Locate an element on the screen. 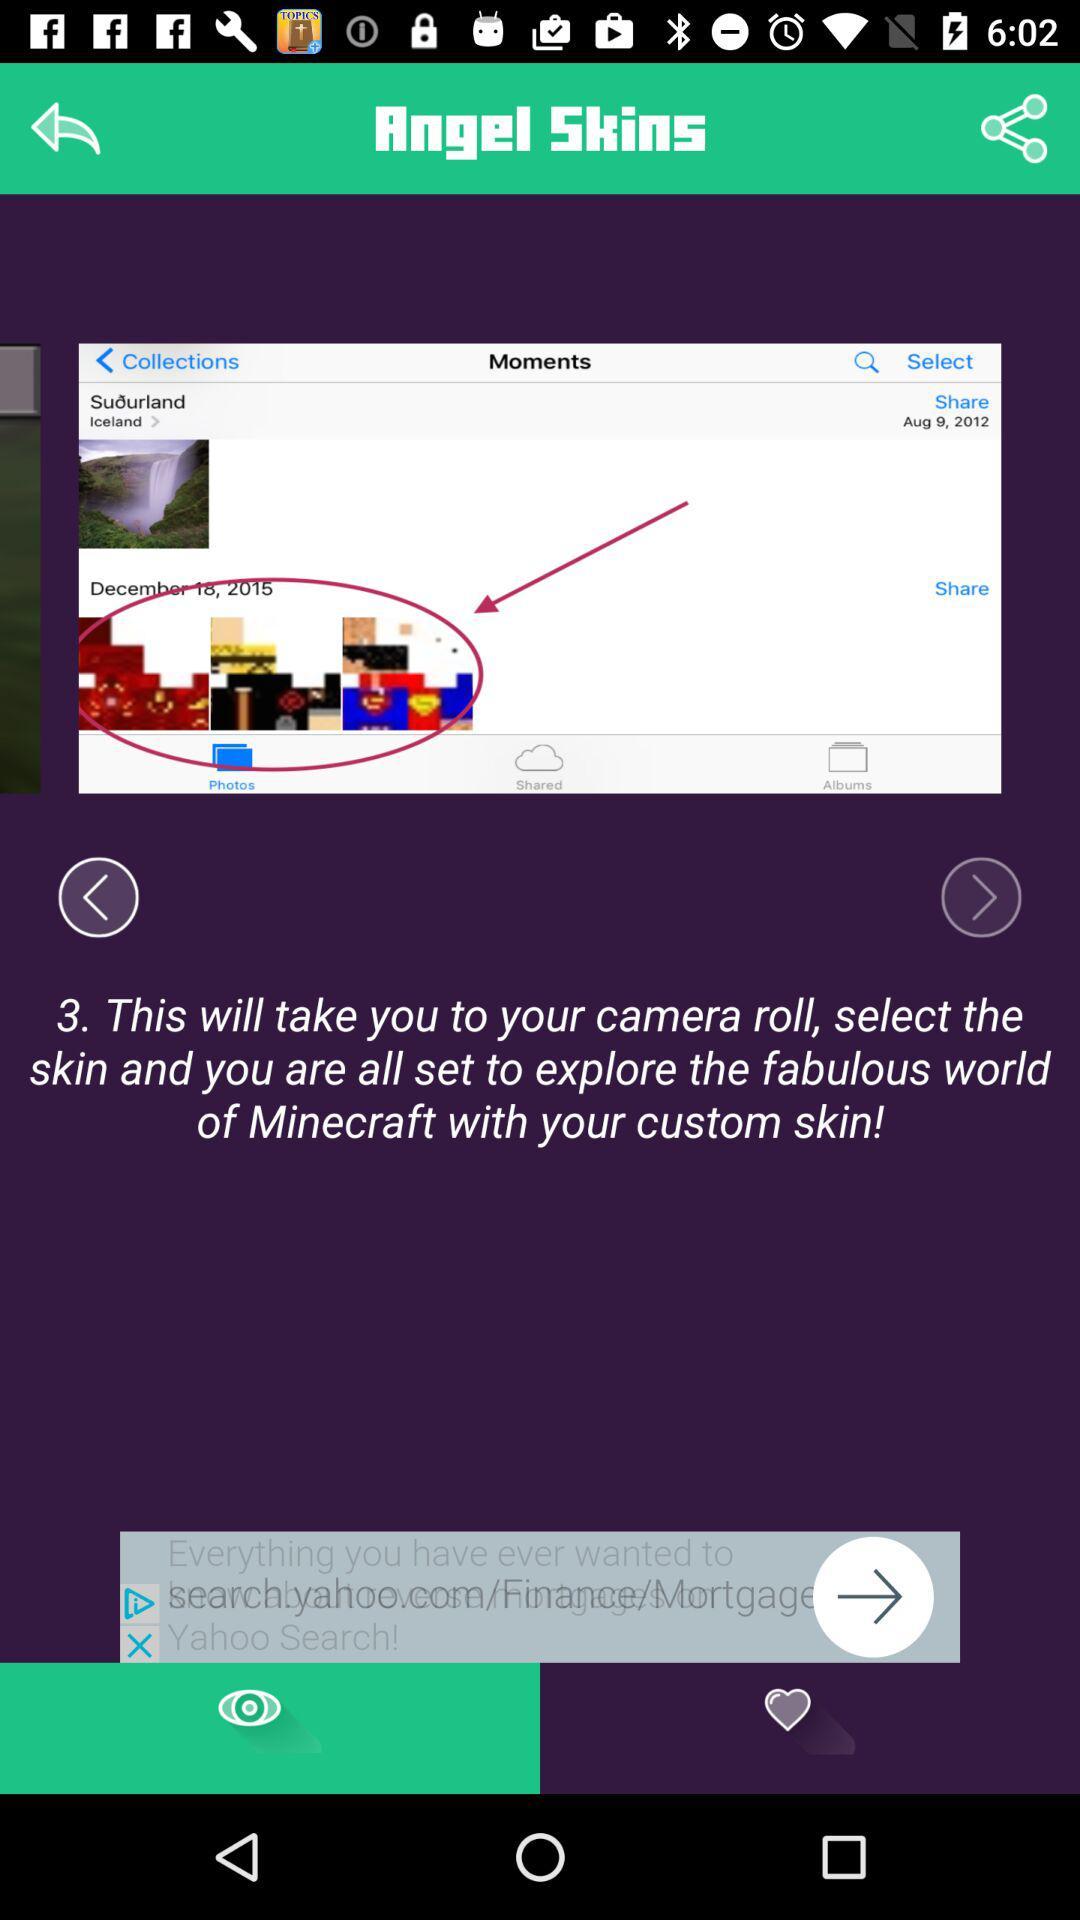 This screenshot has height=1920, width=1080. the next screen is located at coordinates (980, 896).